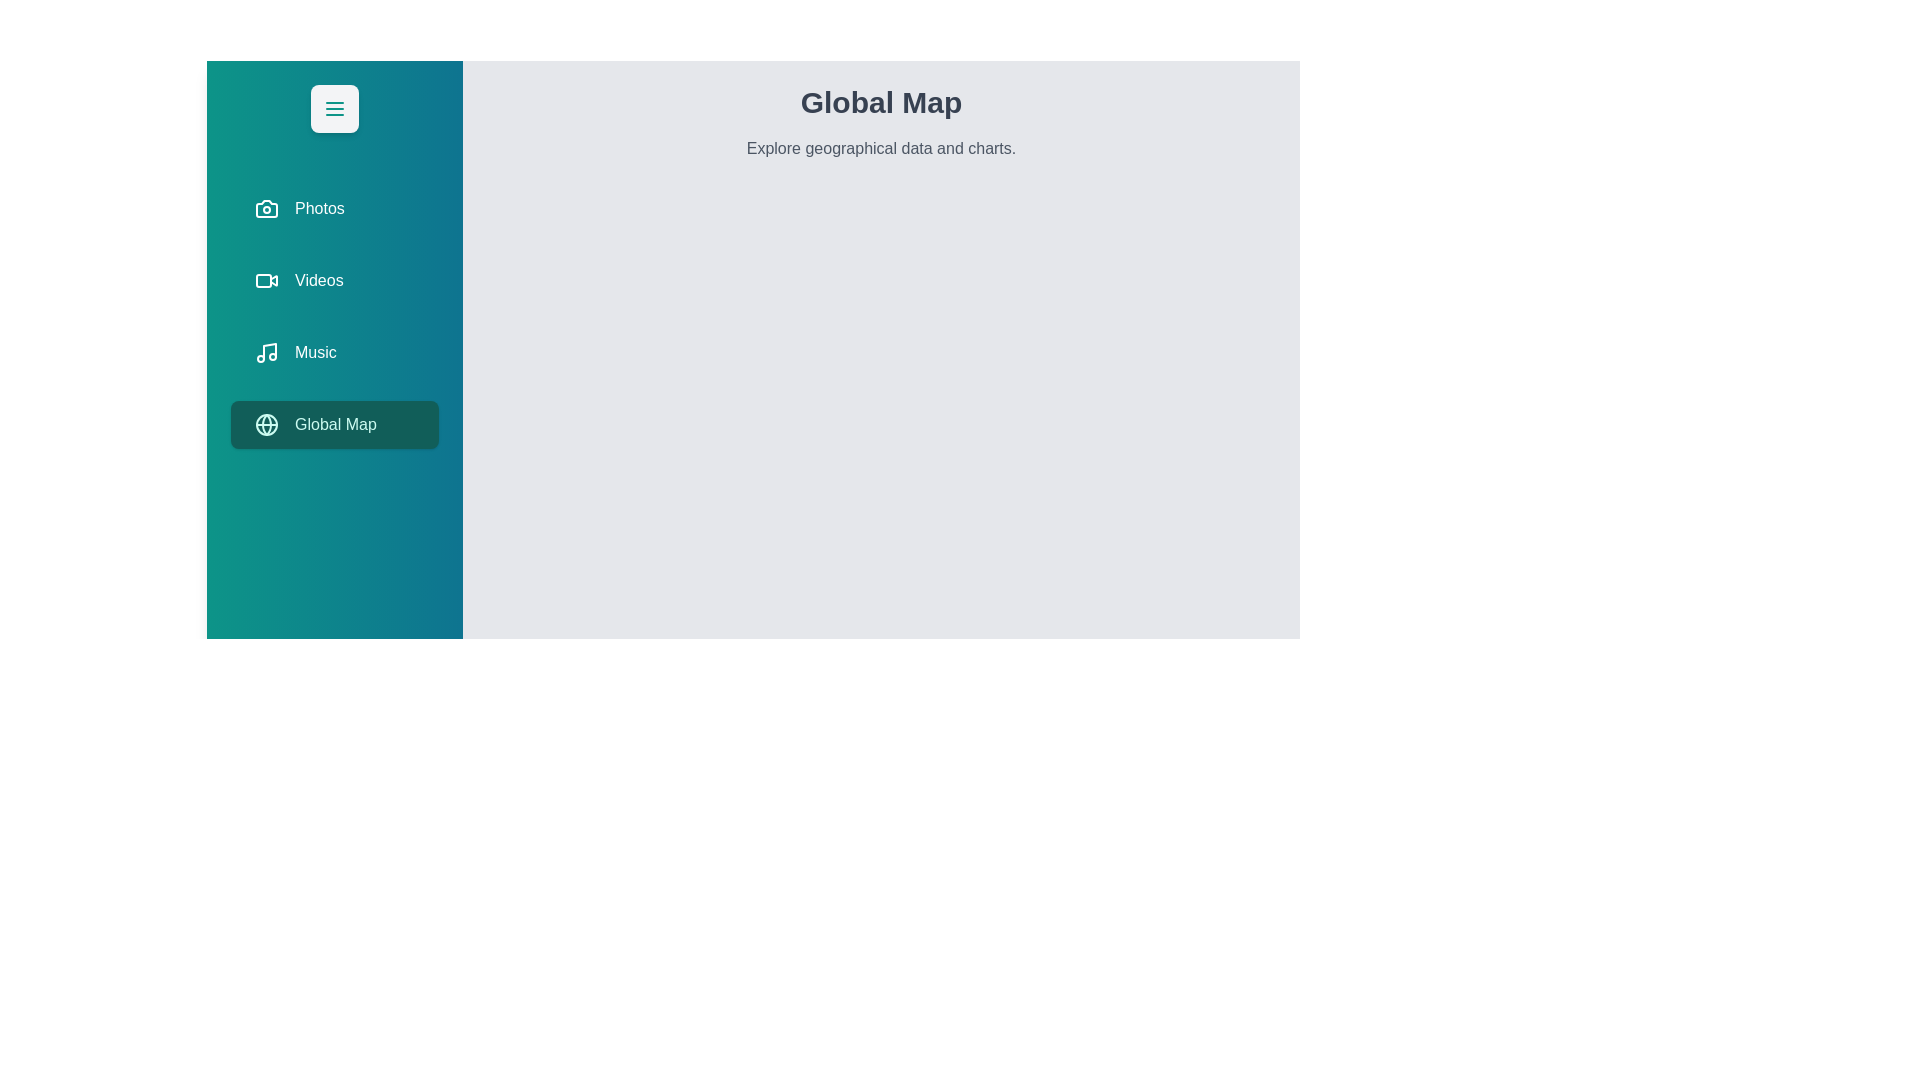 Image resolution: width=1920 pixels, height=1080 pixels. I want to click on the tab labeled Photos from the menu, so click(335, 208).